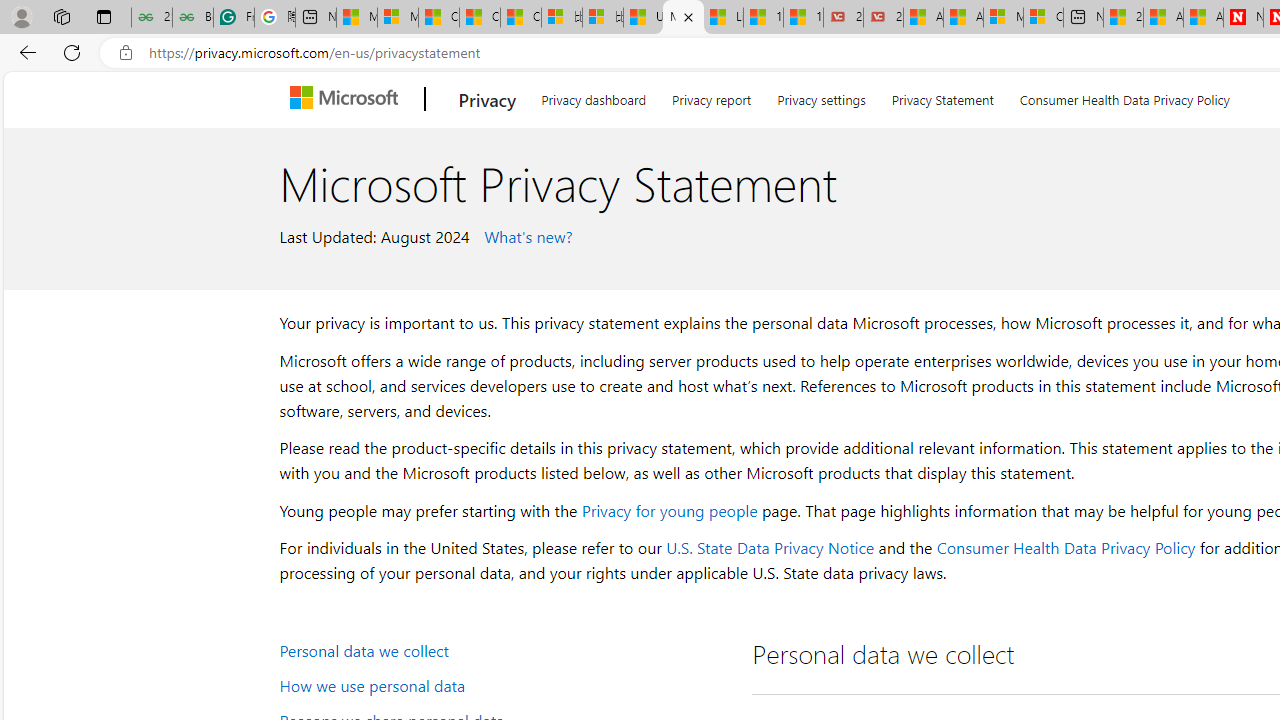  I want to click on '20 Ways to Boost Your Protein Intake at Every Meal', so click(1123, 17).